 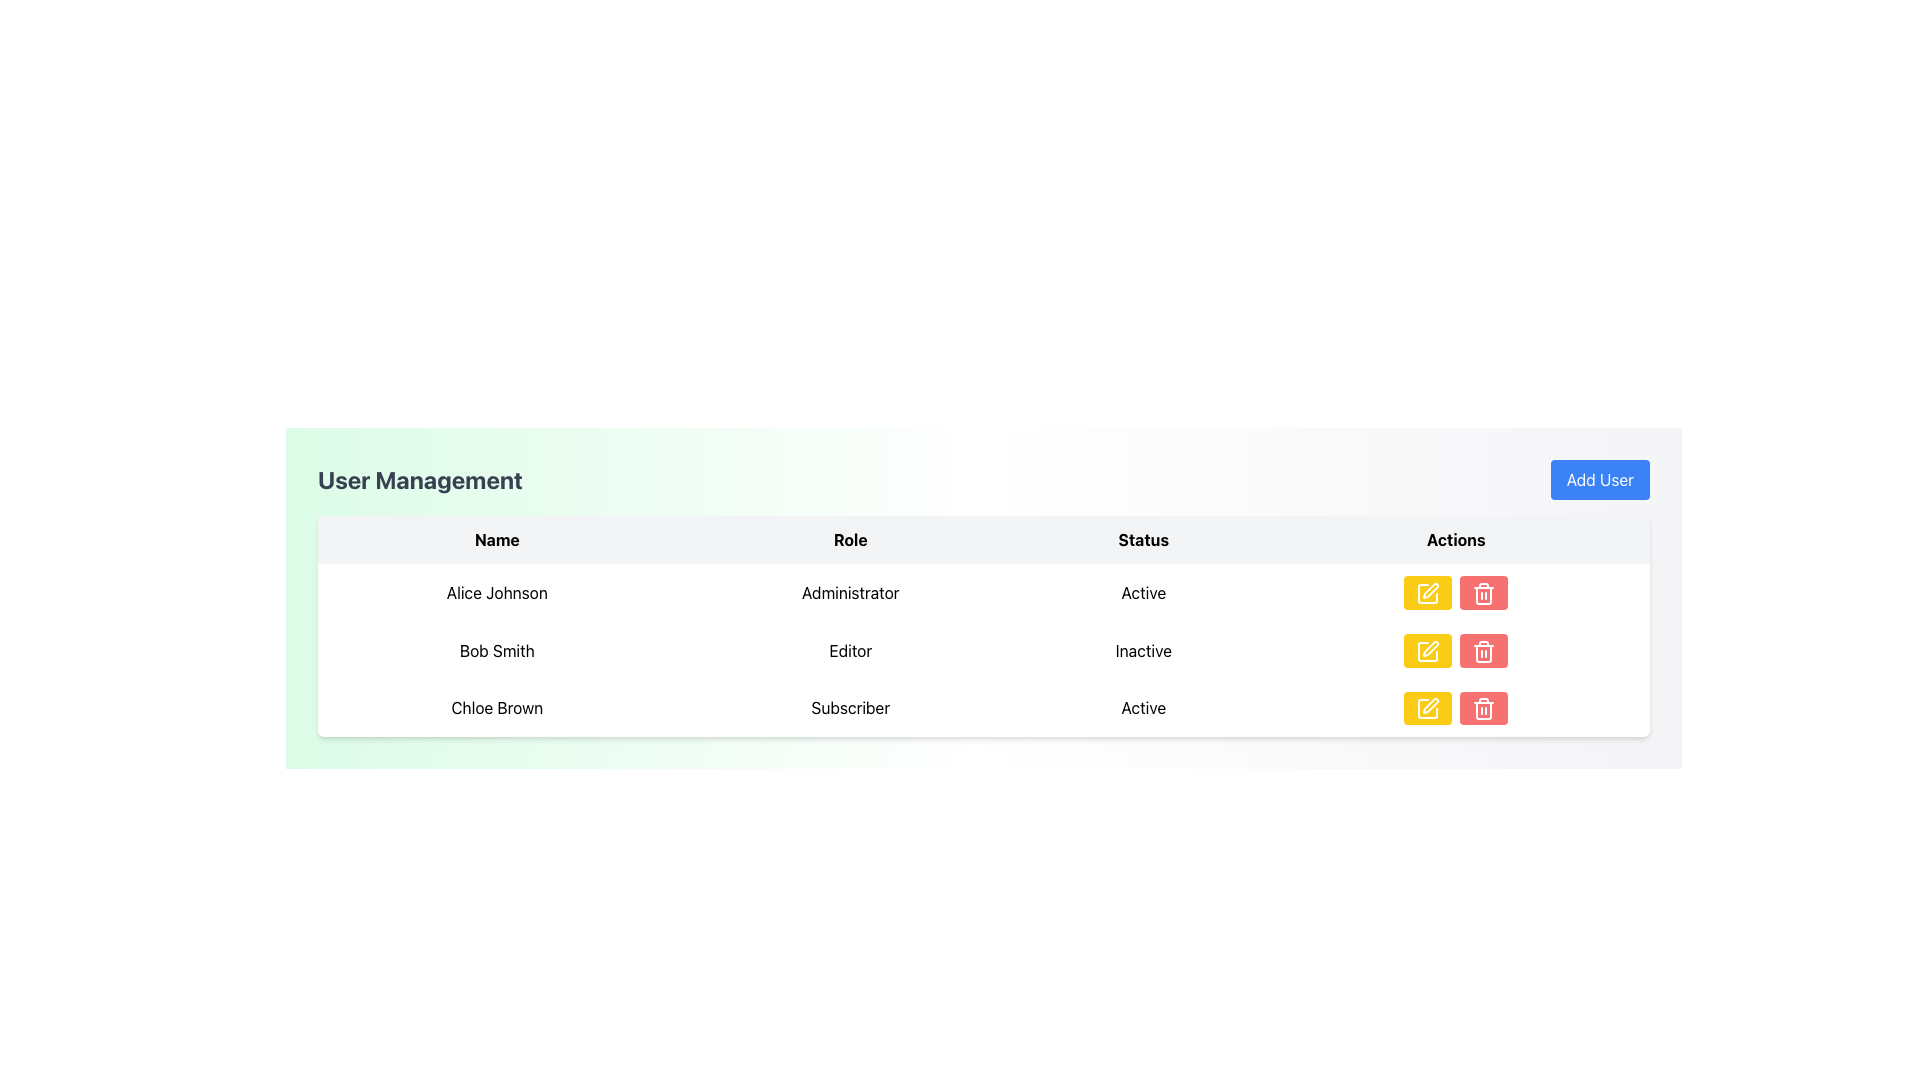 I want to click on the static text label indicating the role of user Bob Smith, located in the second row and second column of the table beneath the 'Role' header, so click(x=850, y=650).